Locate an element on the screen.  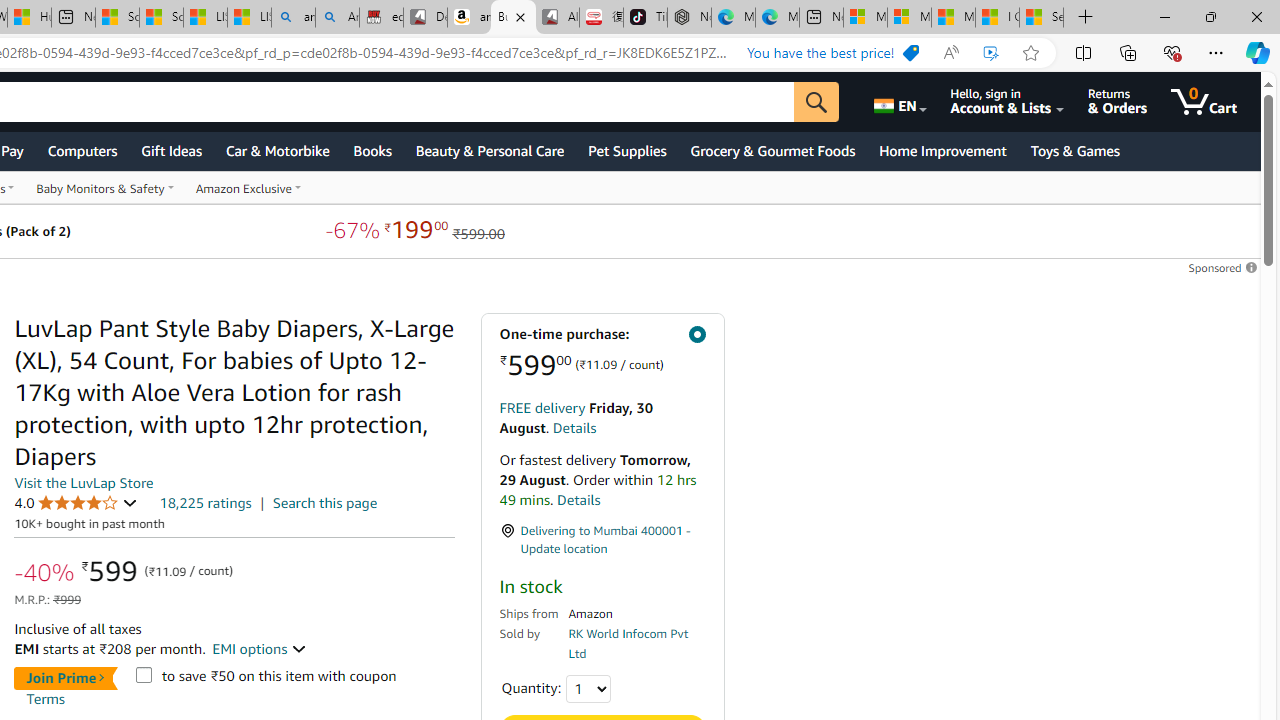
'18,225 ratings' is located at coordinates (205, 501).